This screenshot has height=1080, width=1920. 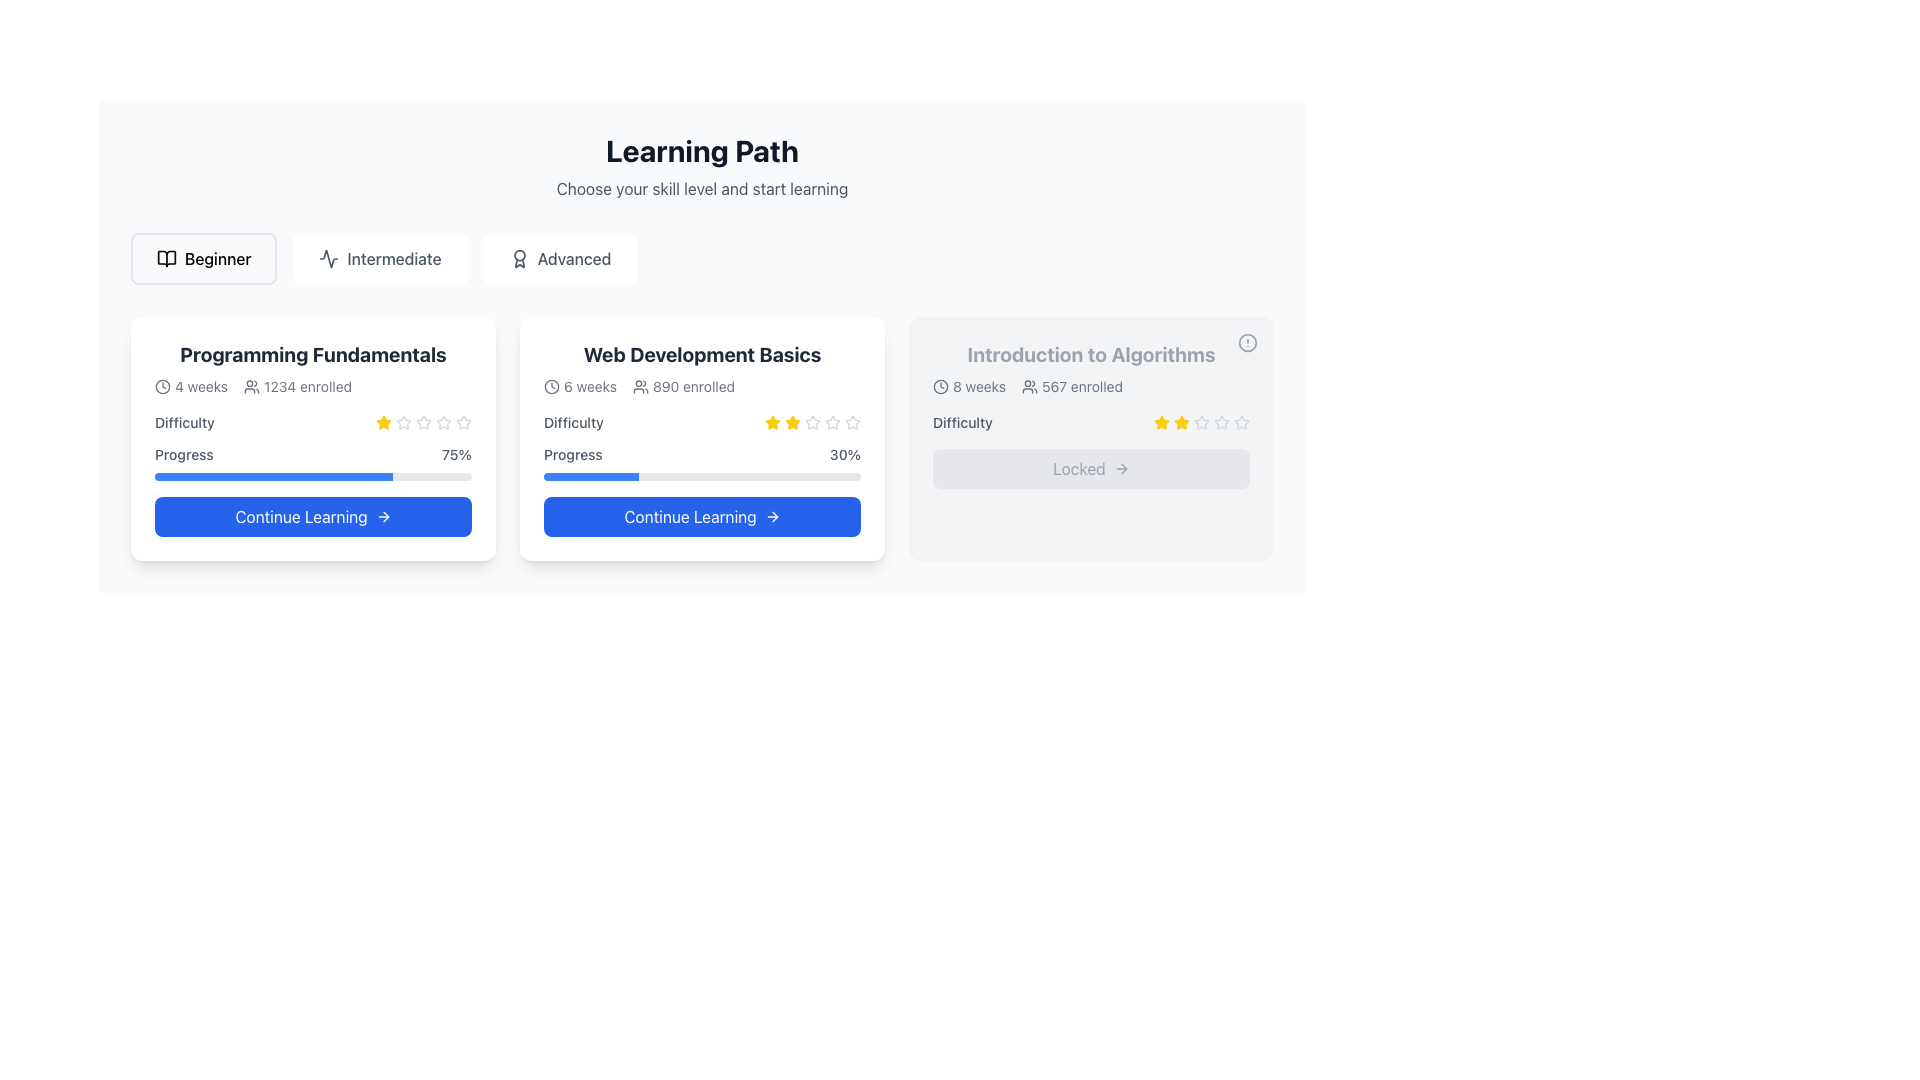 What do you see at coordinates (312, 446) in the screenshot?
I see `the 'Difficulty' and 'Progress' indicator section below the title 'Programming Fundamentals'` at bounding box center [312, 446].